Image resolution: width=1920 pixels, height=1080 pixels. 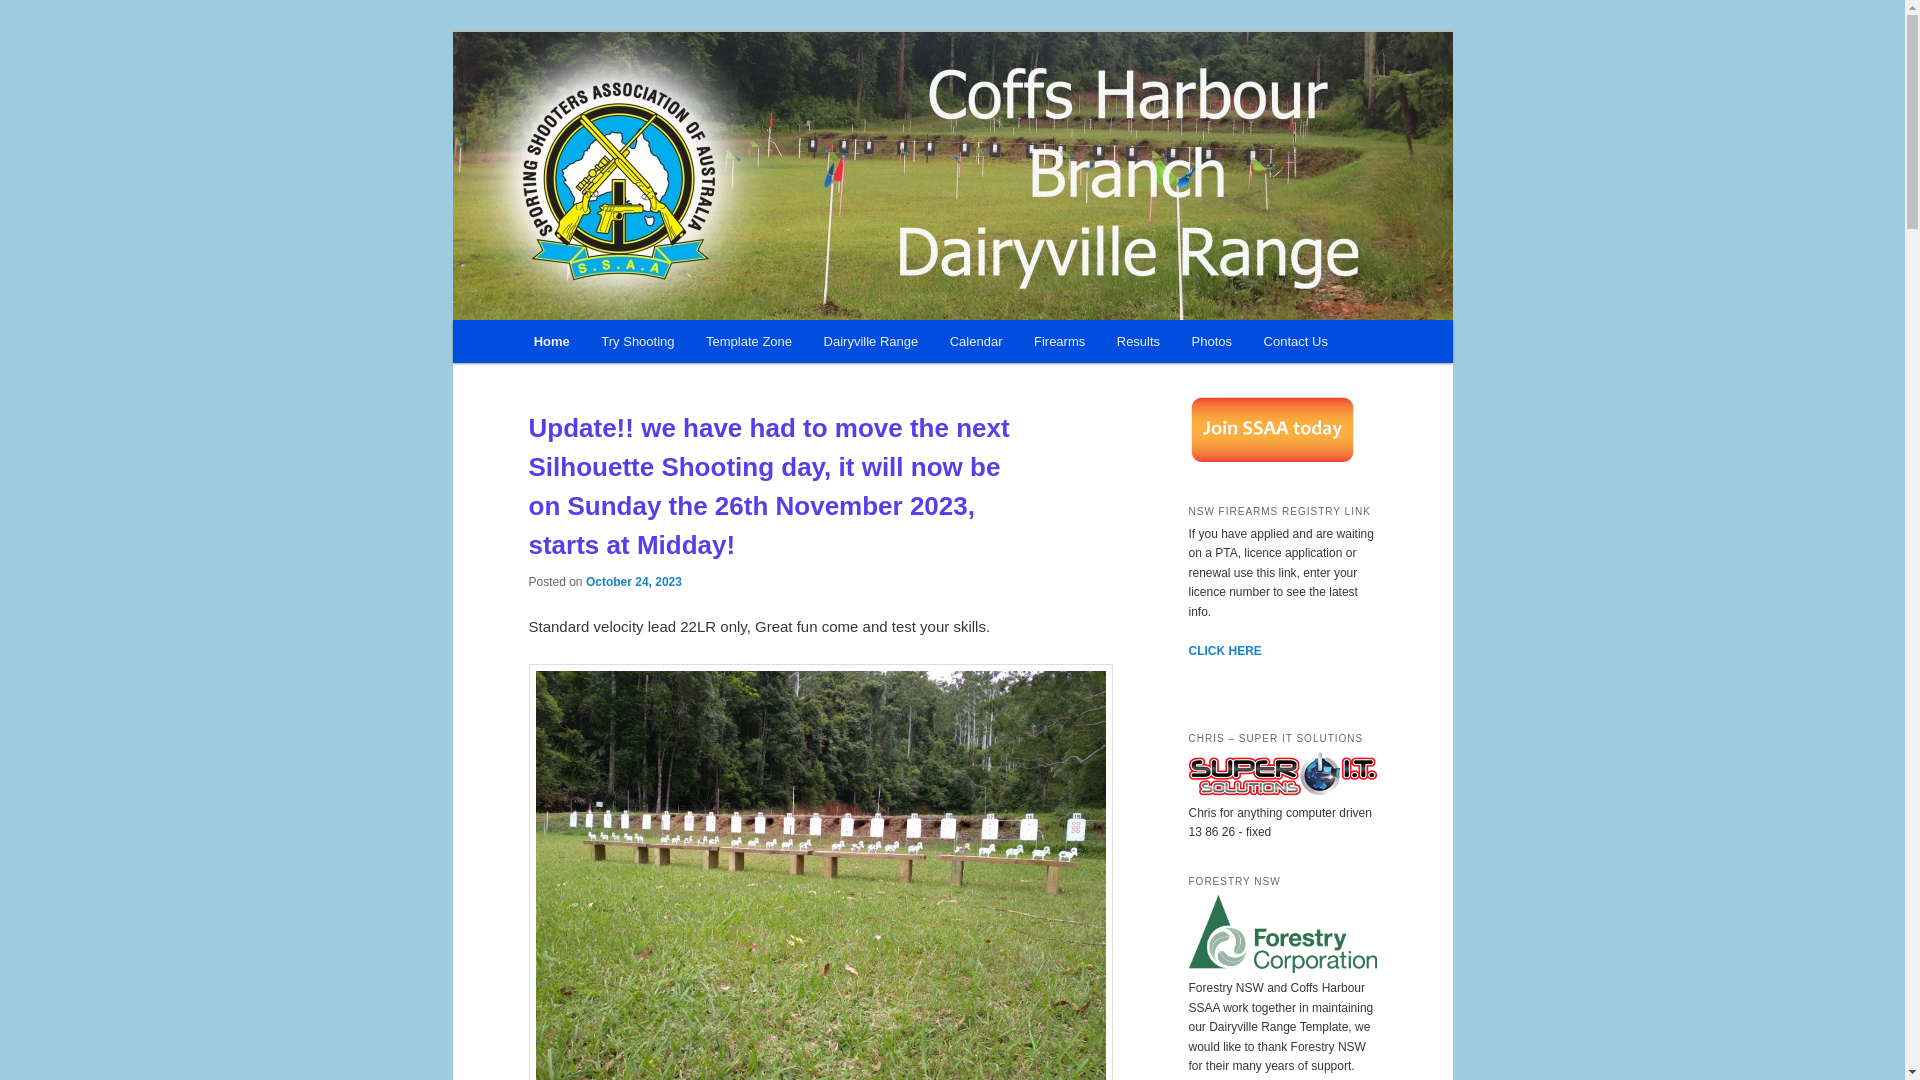 I want to click on 'Template Zone', so click(x=747, y=340).